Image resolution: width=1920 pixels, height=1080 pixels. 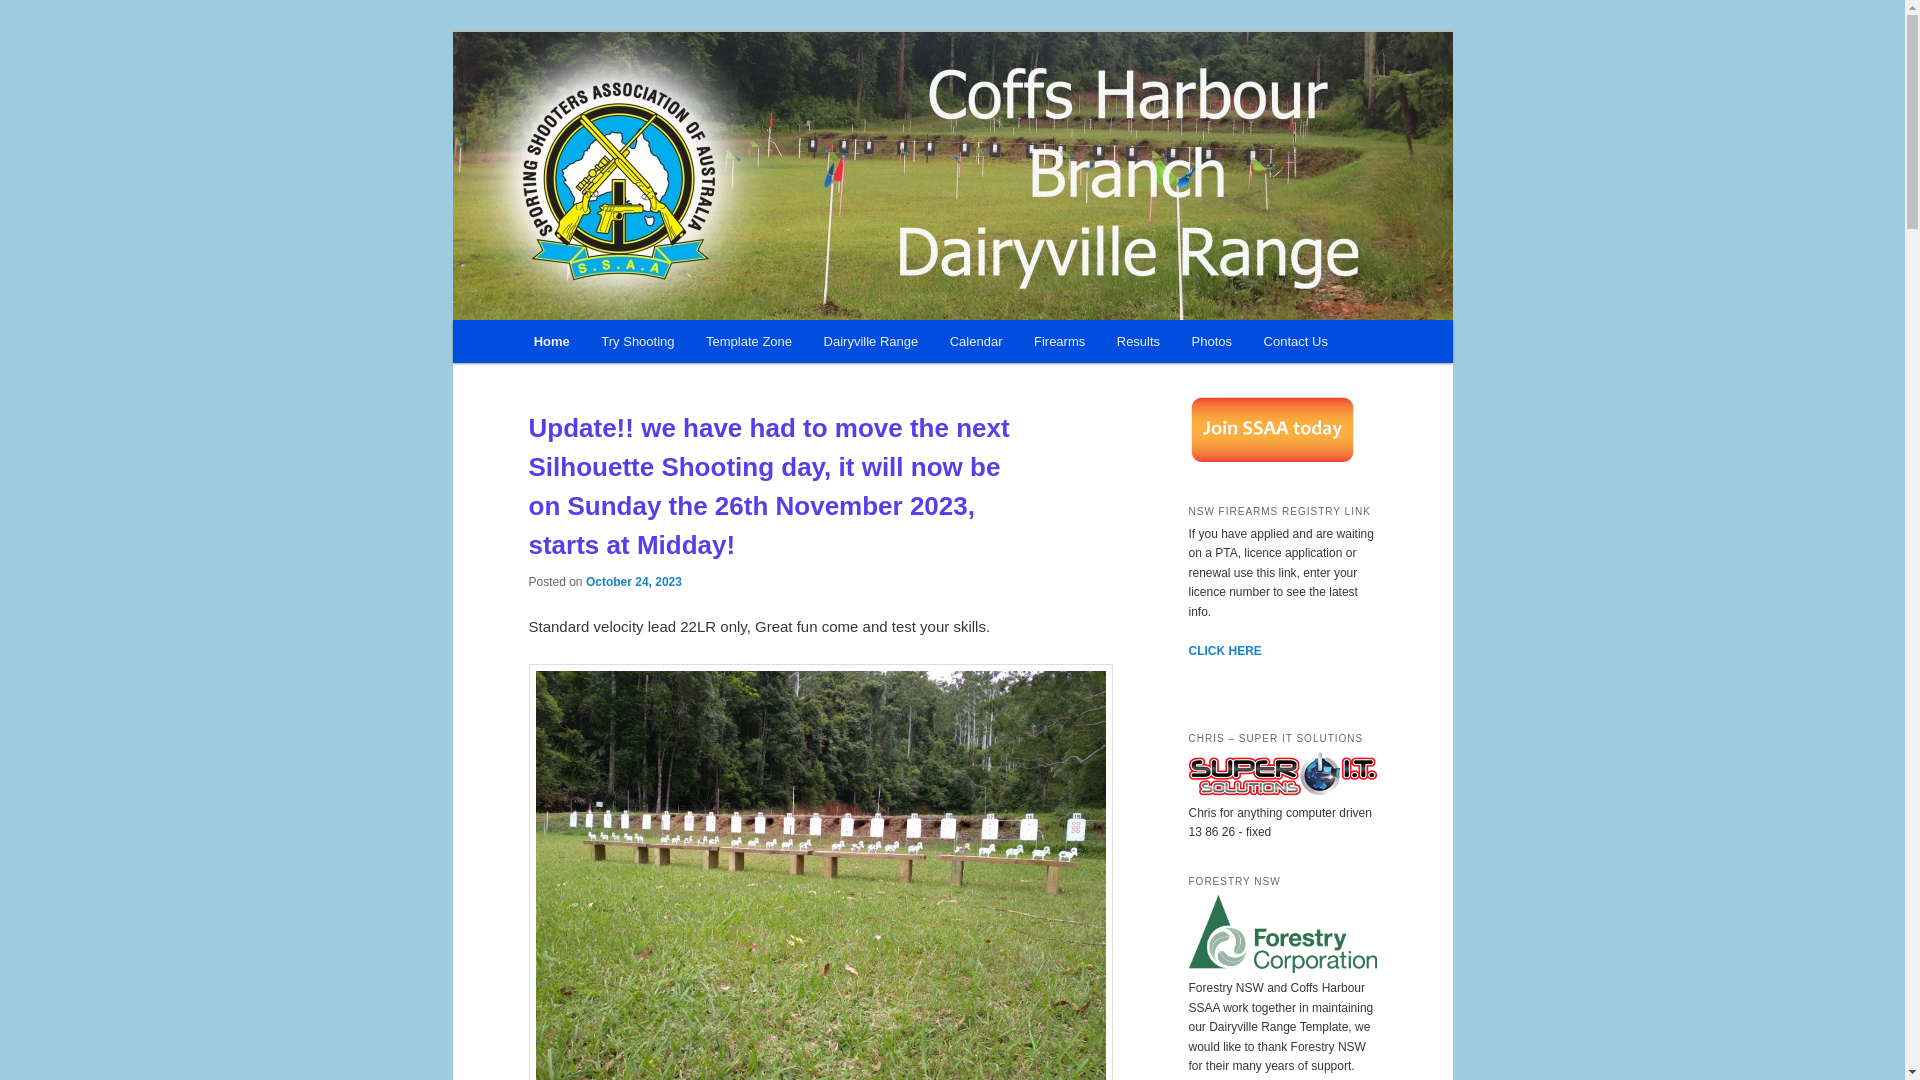 I want to click on 'Template Zone', so click(x=747, y=340).